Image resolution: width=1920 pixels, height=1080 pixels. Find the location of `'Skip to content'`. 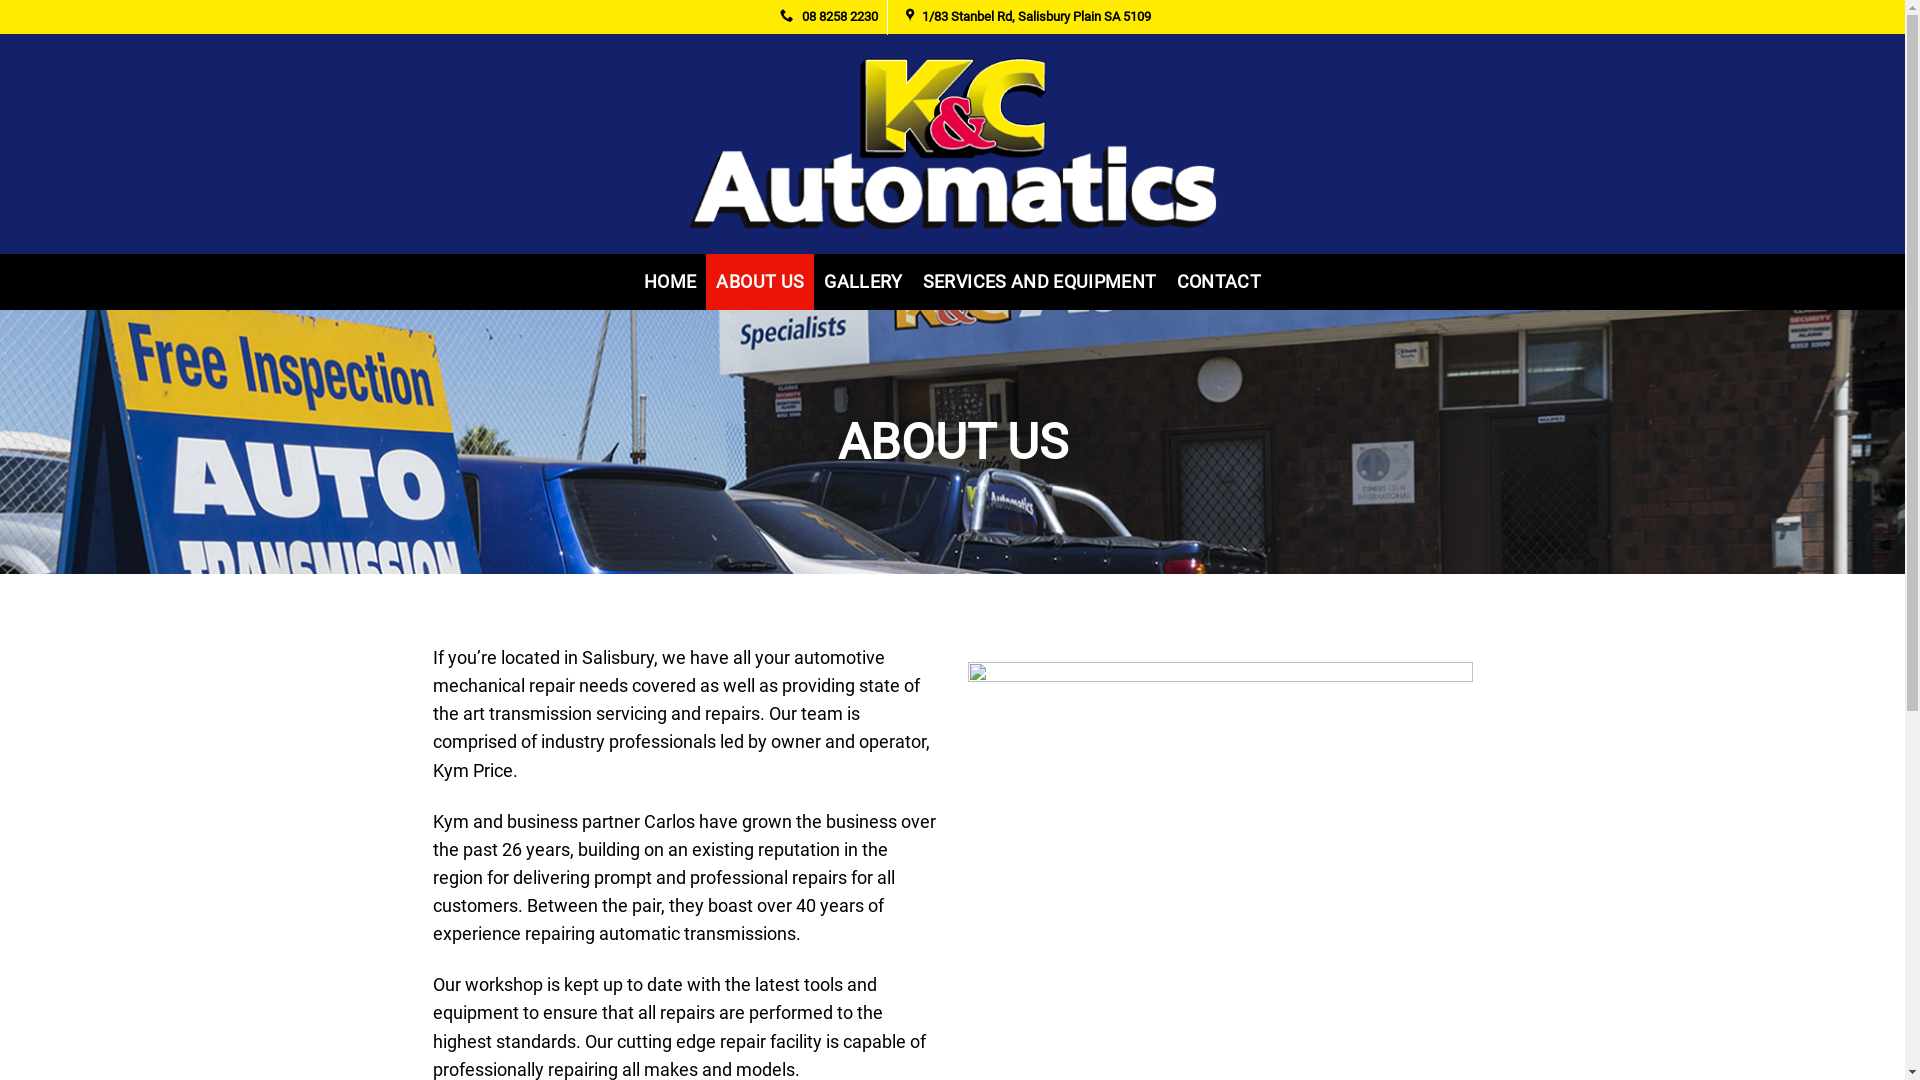

'Skip to content' is located at coordinates (0, 0).